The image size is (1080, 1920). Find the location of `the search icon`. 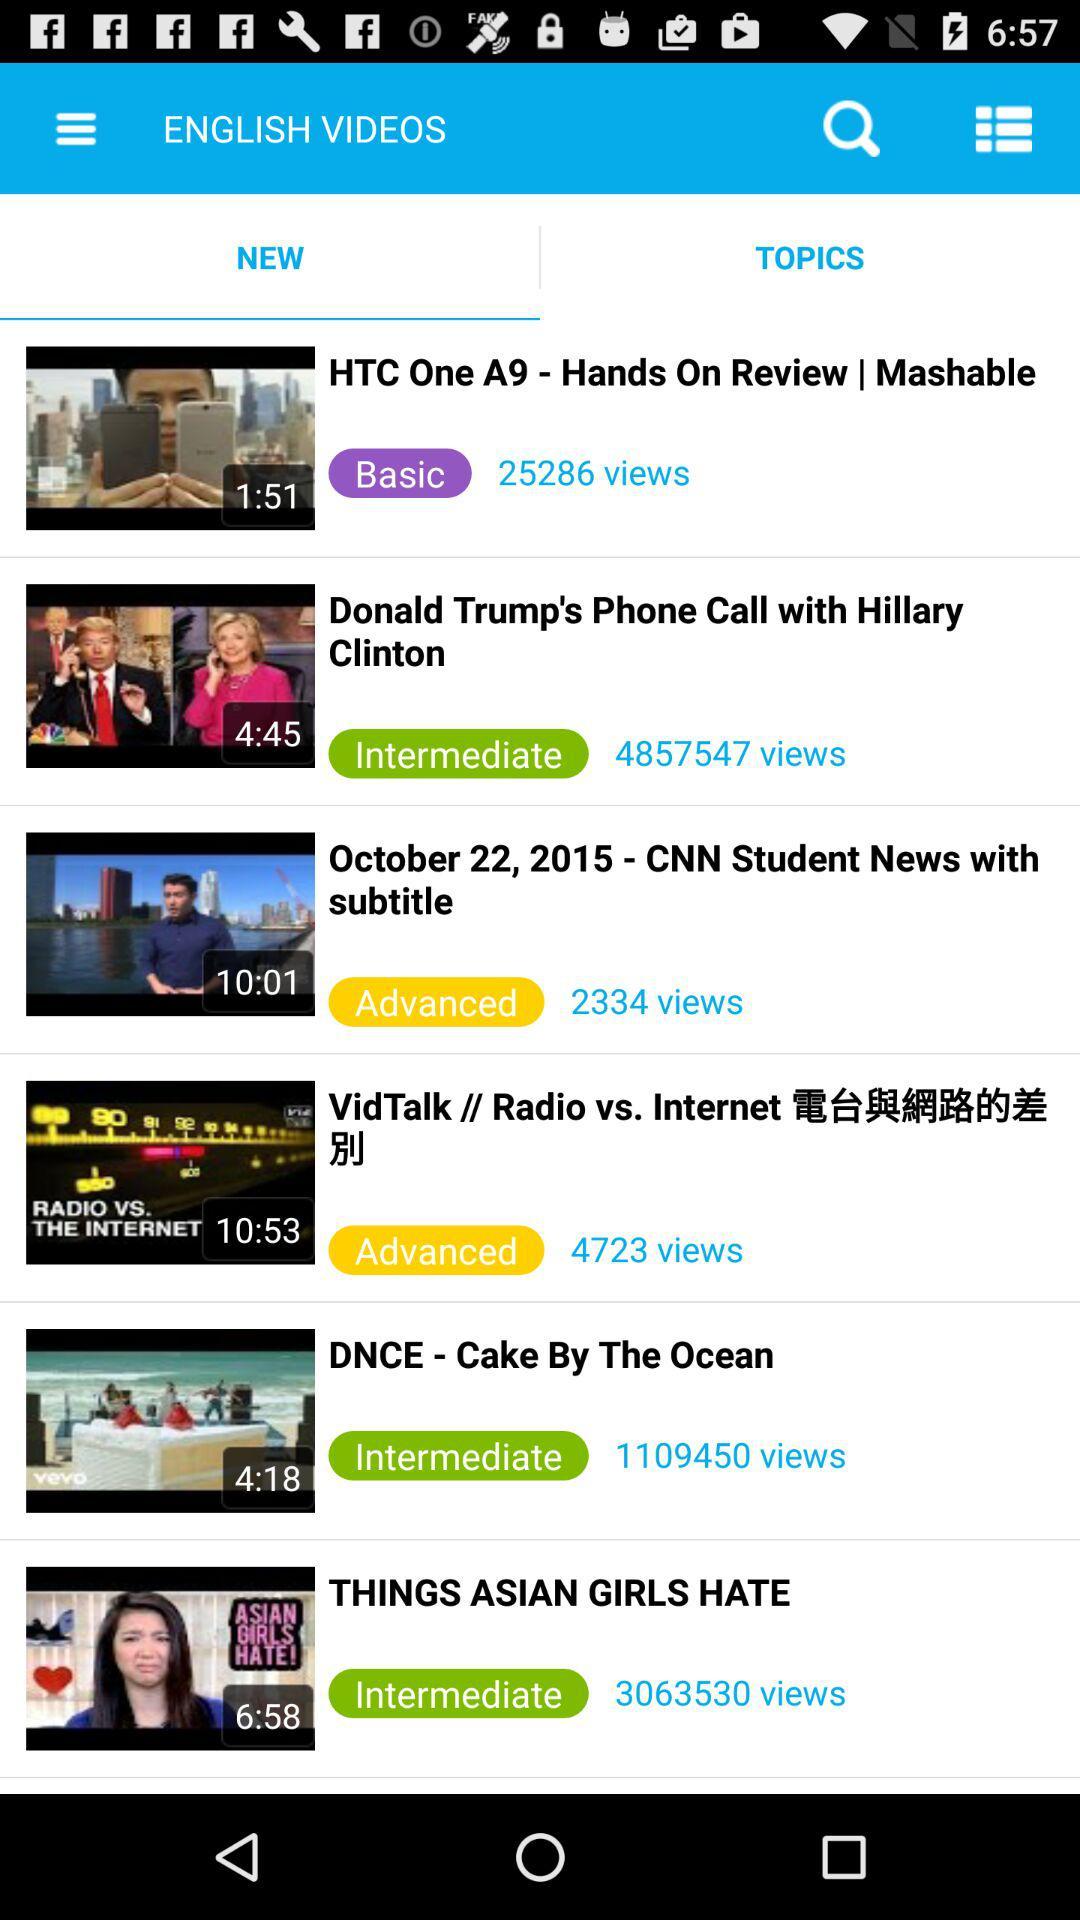

the search icon is located at coordinates (851, 136).